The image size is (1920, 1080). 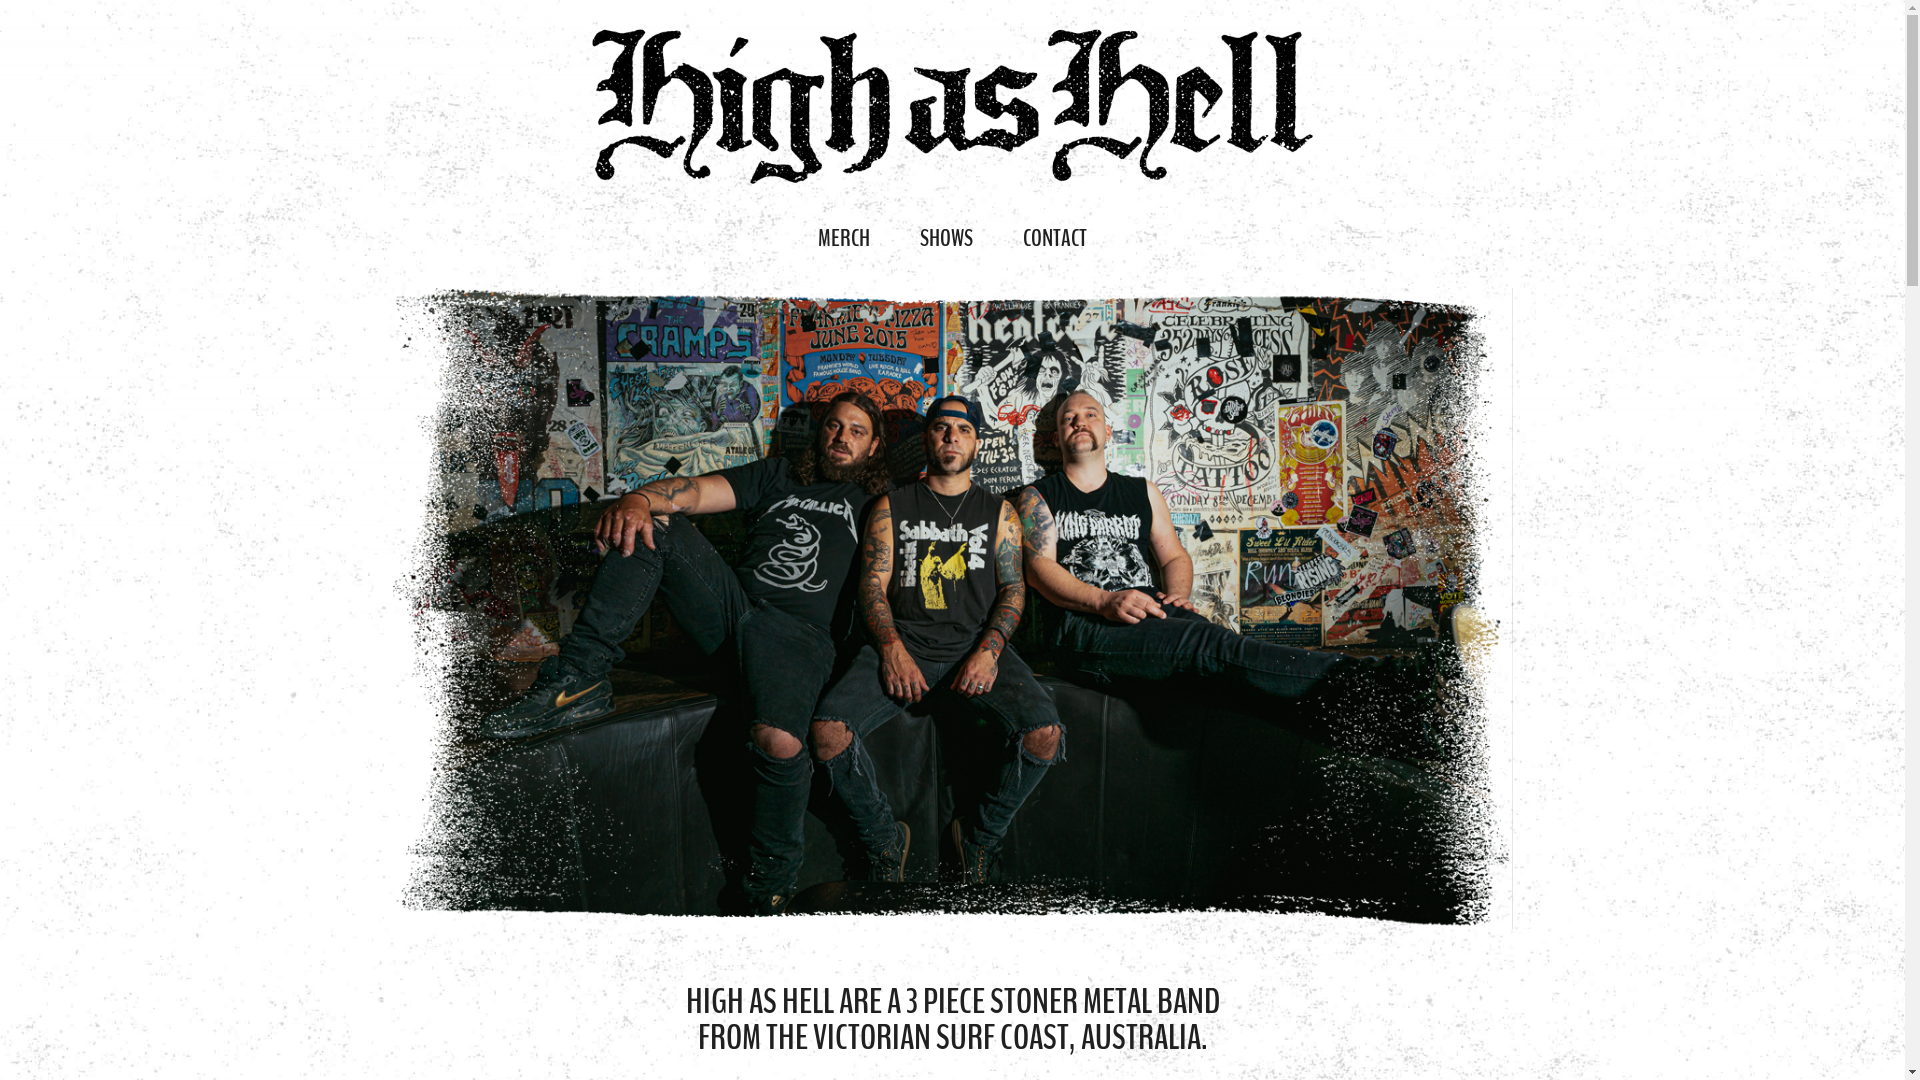 I want to click on 'CONTACT', so click(x=1054, y=237).